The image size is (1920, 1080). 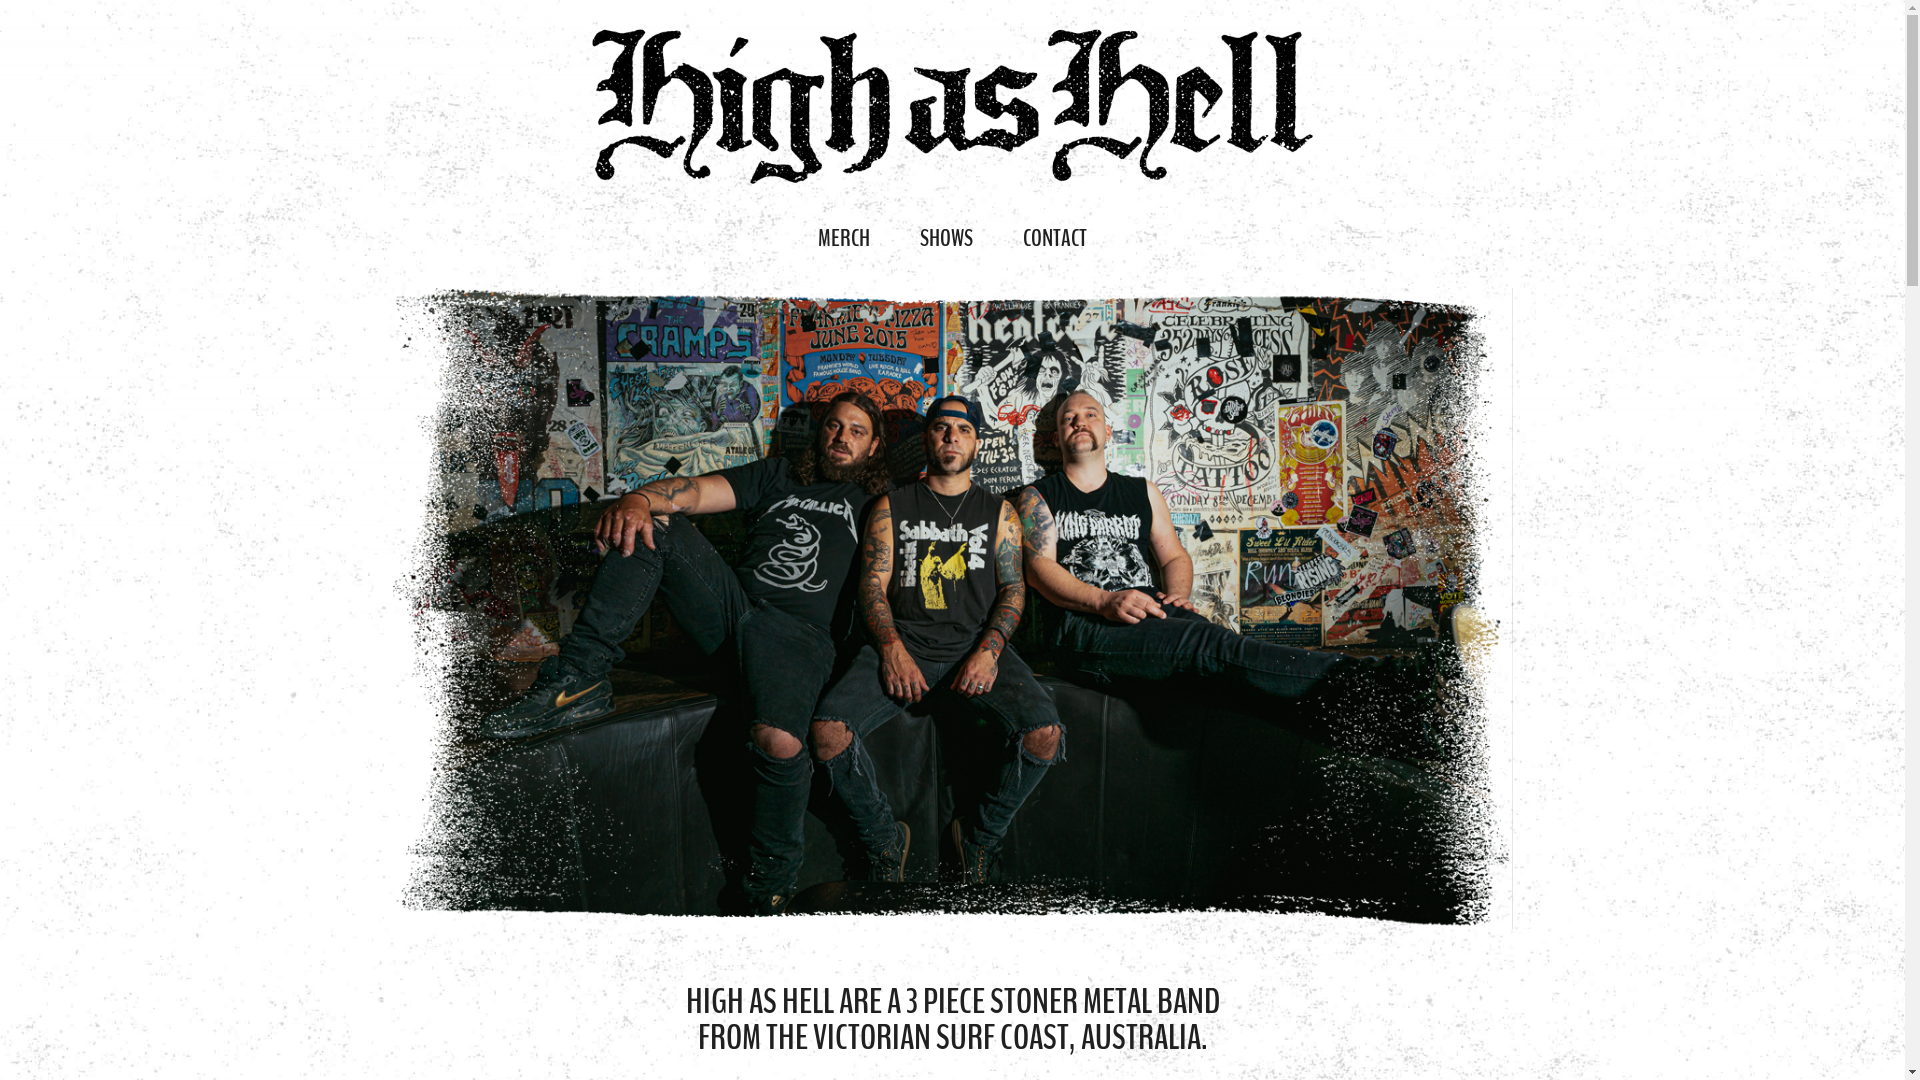 I want to click on 'CONTACT', so click(x=1054, y=237).